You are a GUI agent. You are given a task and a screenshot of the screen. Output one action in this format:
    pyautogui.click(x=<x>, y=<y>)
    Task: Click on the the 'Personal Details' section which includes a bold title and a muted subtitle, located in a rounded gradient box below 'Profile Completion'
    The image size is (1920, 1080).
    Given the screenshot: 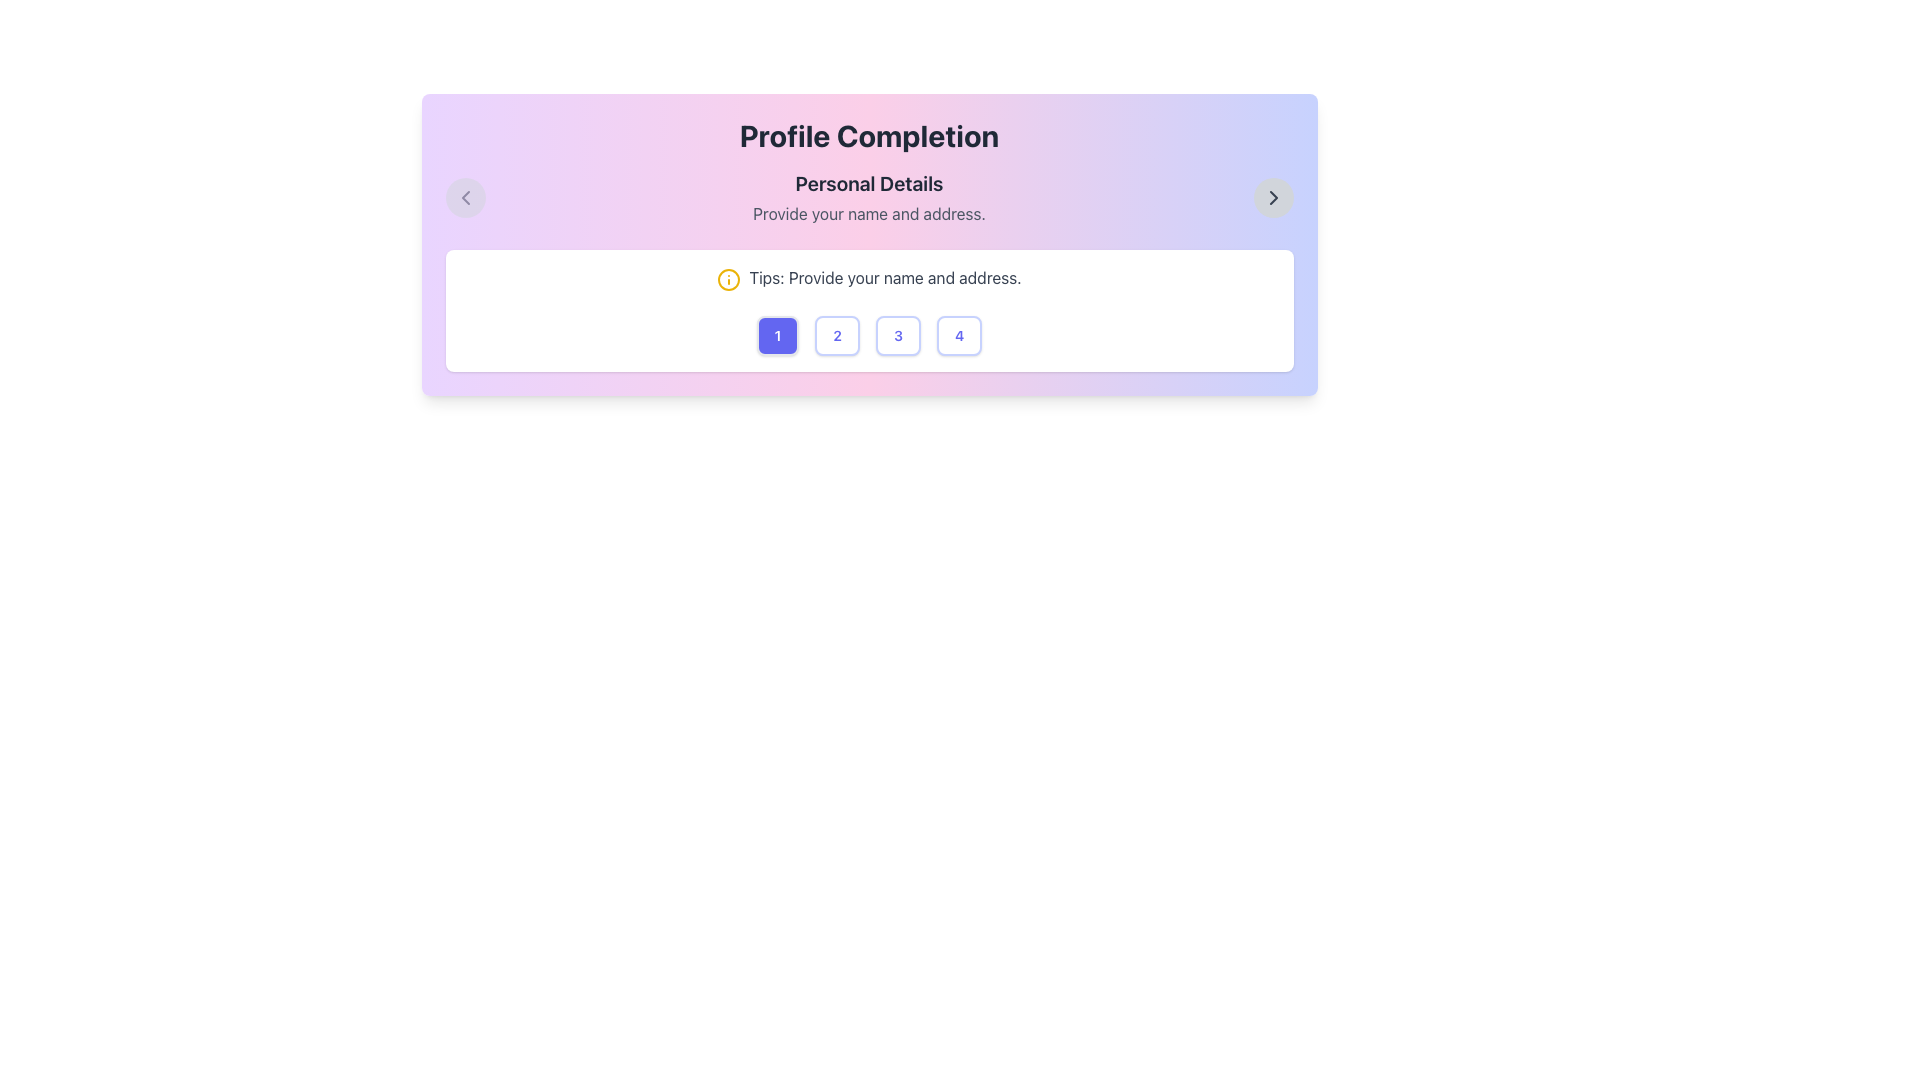 What is the action you would take?
    pyautogui.click(x=869, y=197)
    